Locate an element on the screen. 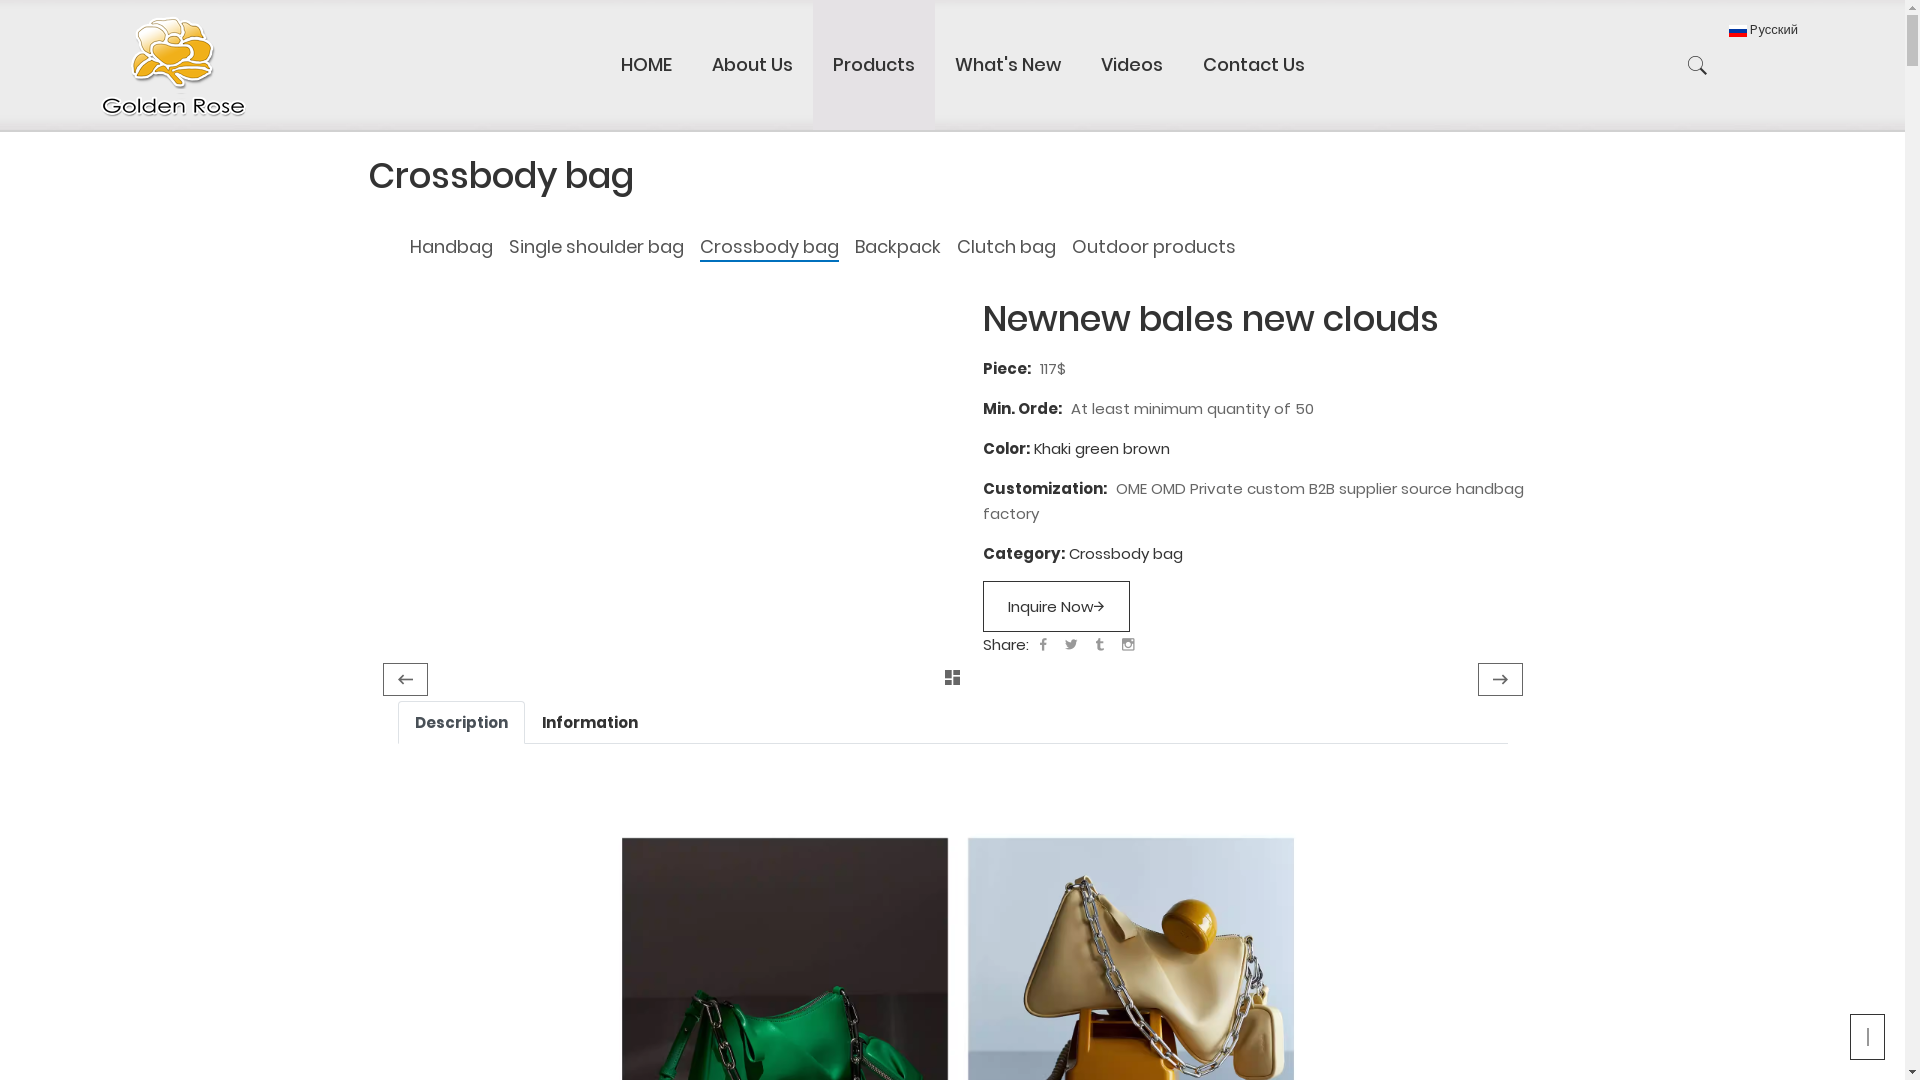 Image resolution: width=1920 pixels, height=1080 pixels. 'Backpack' is located at coordinates (854, 245).